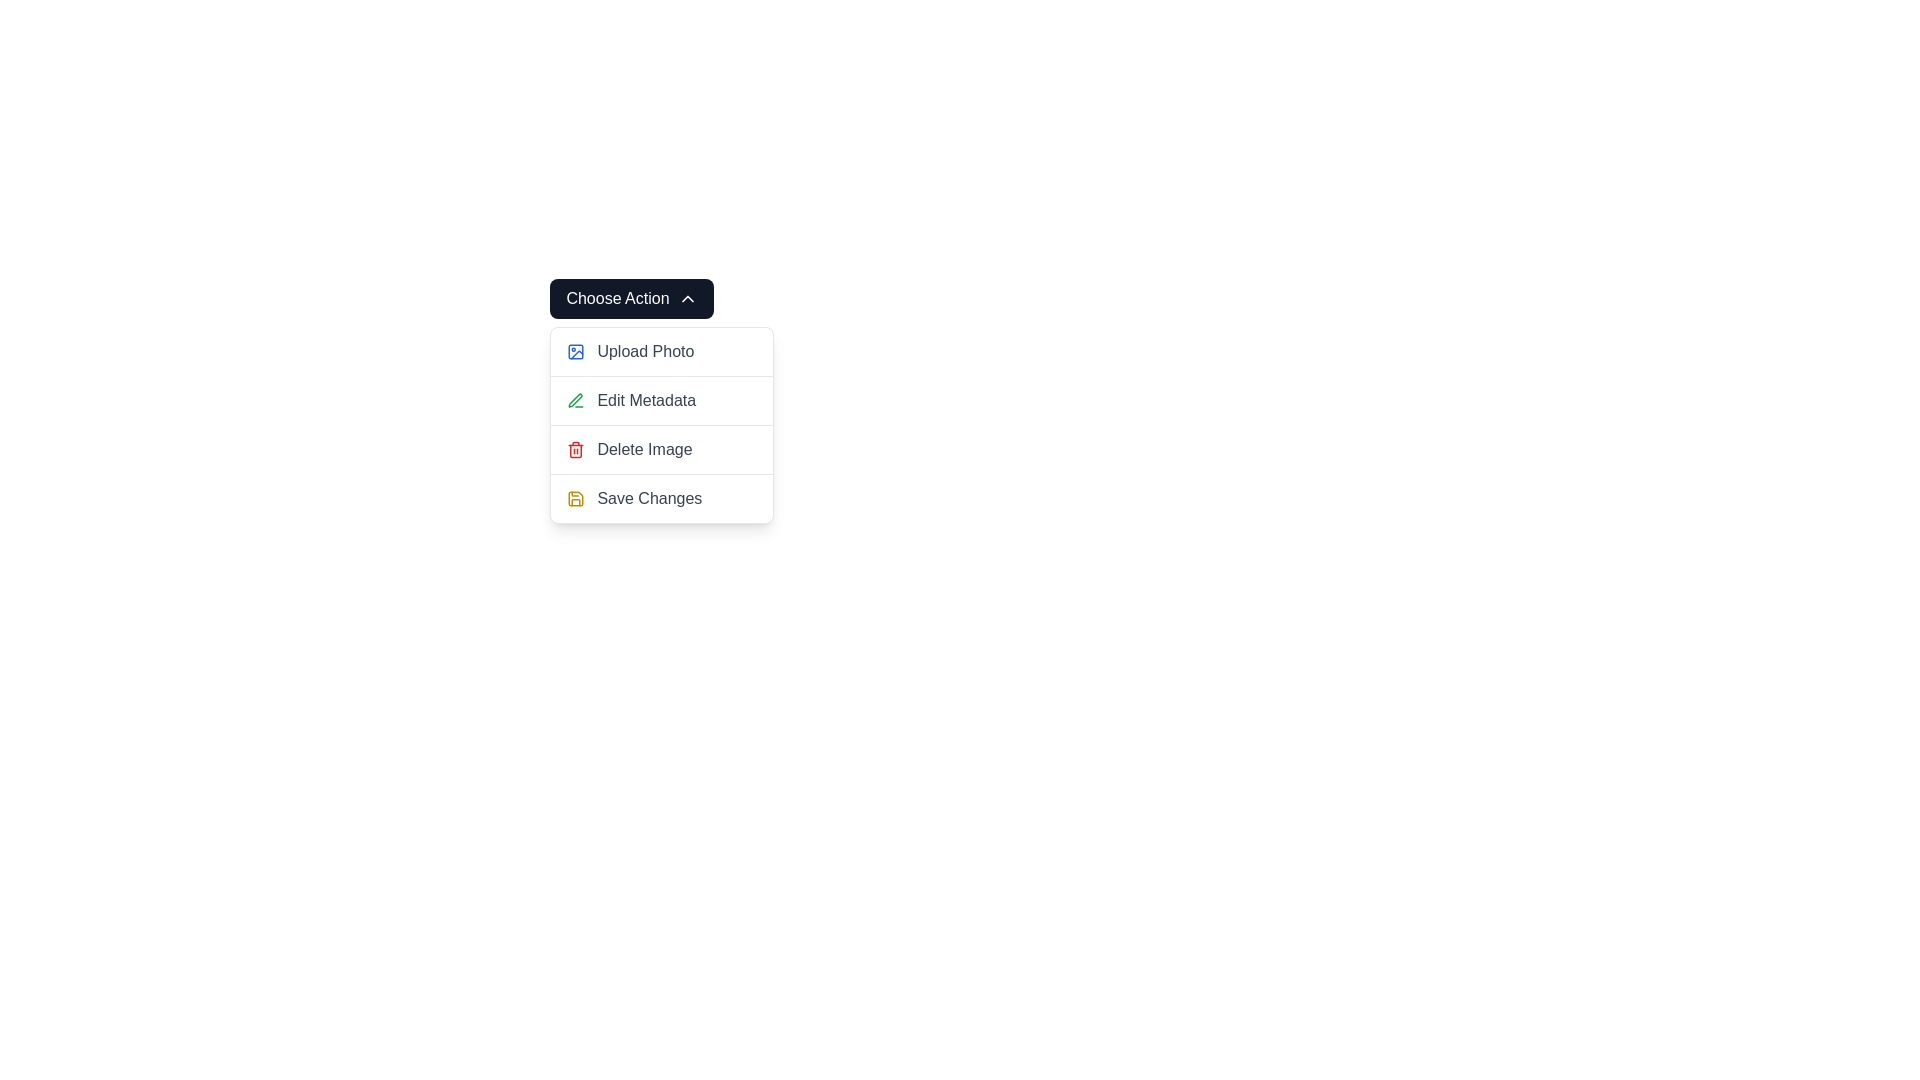 The height and width of the screenshot is (1080, 1920). I want to click on the chevron-style arrow icon located on the right side of the 'Choose Action' button, so click(687, 299).